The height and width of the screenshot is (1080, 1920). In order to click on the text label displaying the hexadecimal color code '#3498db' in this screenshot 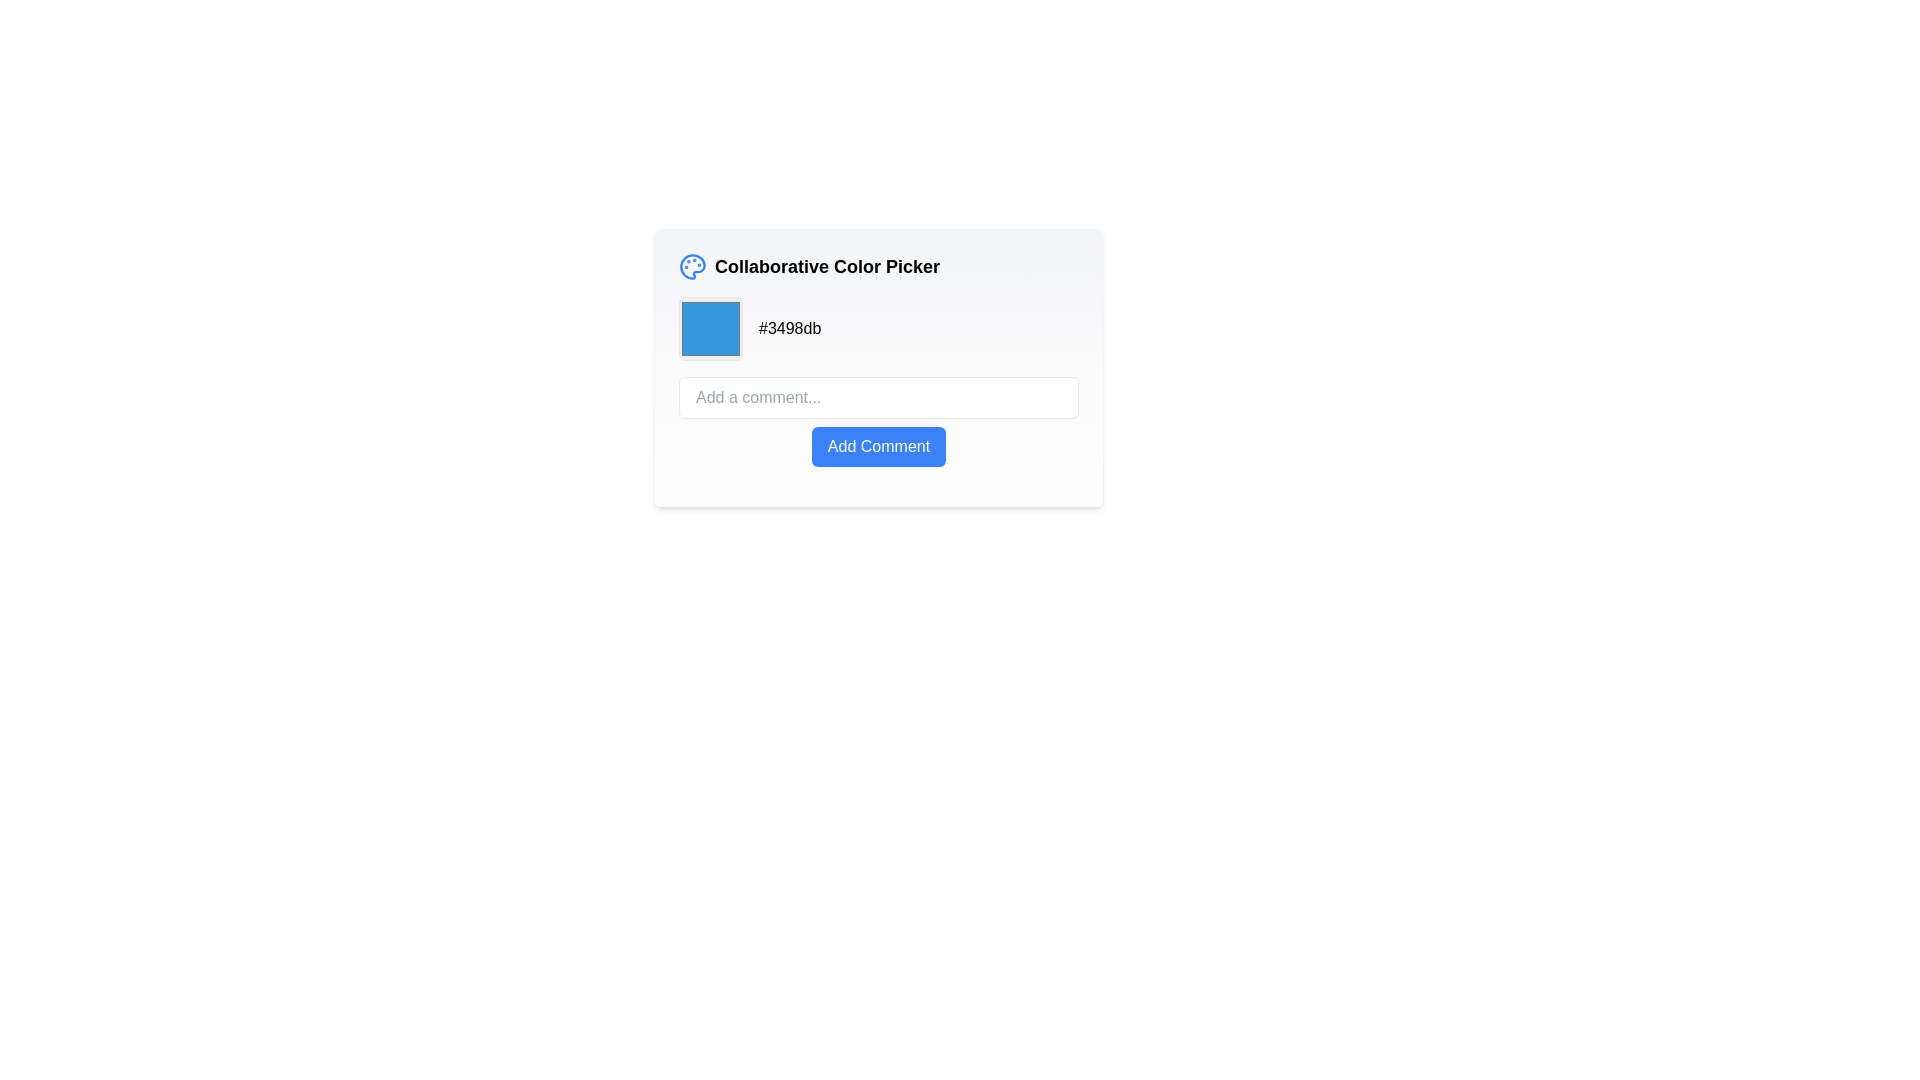, I will do `click(789, 327)`.